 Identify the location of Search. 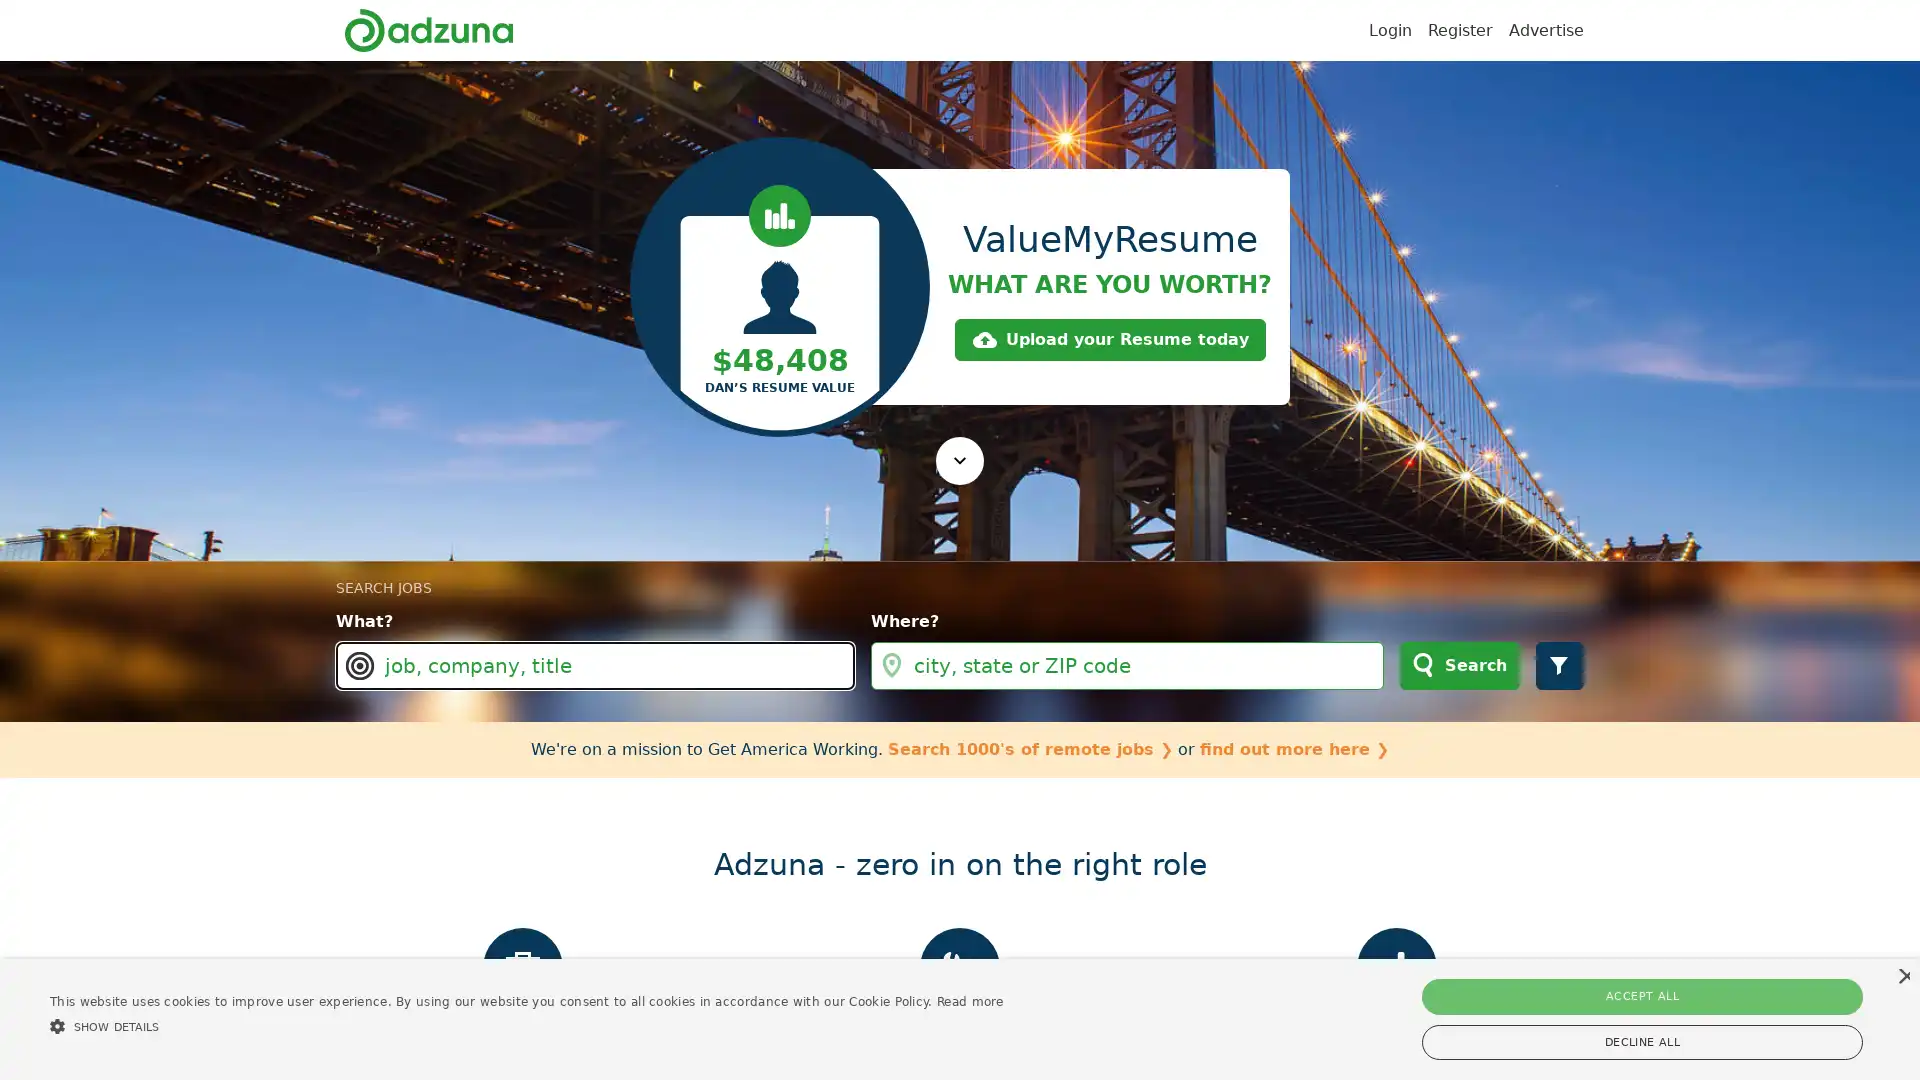
(1459, 666).